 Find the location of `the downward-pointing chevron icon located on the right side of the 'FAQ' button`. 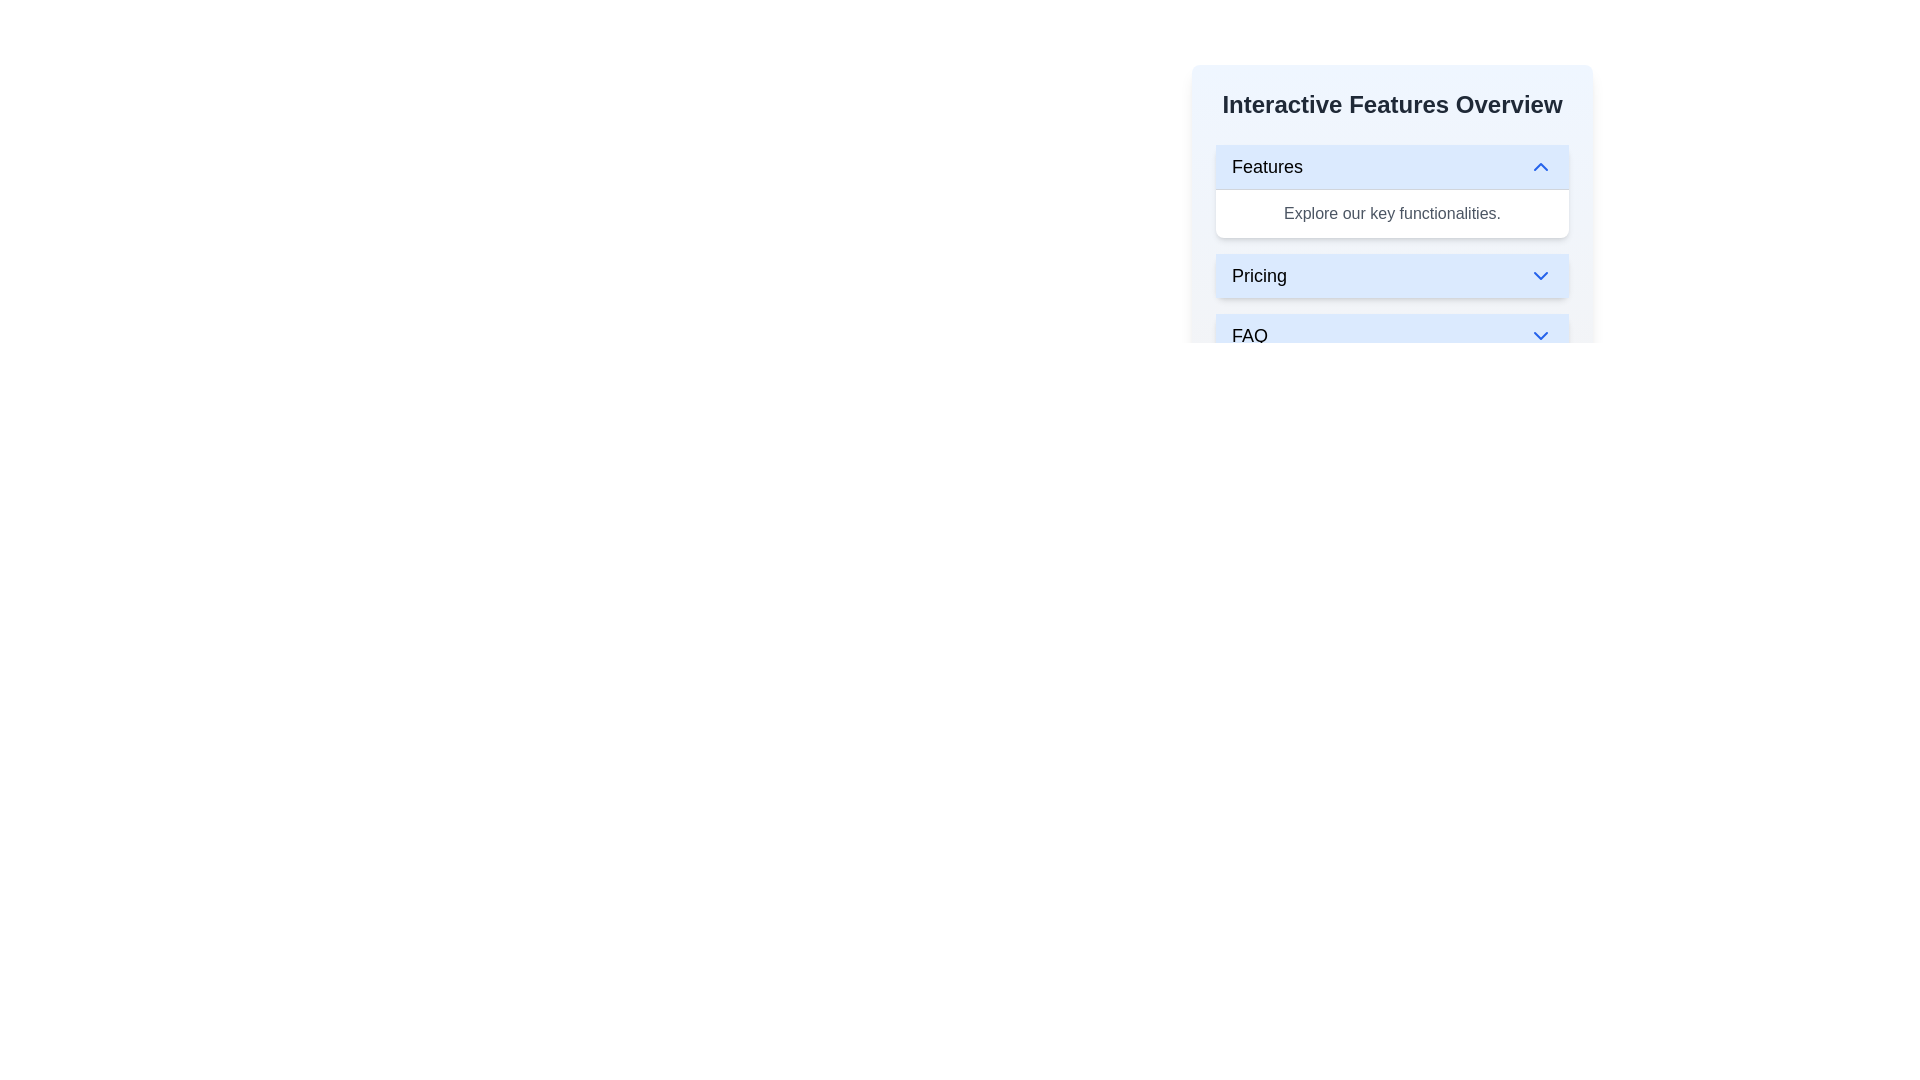

the downward-pointing chevron icon located on the right side of the 'FAQ' button is located at coordinates (1539, 334).